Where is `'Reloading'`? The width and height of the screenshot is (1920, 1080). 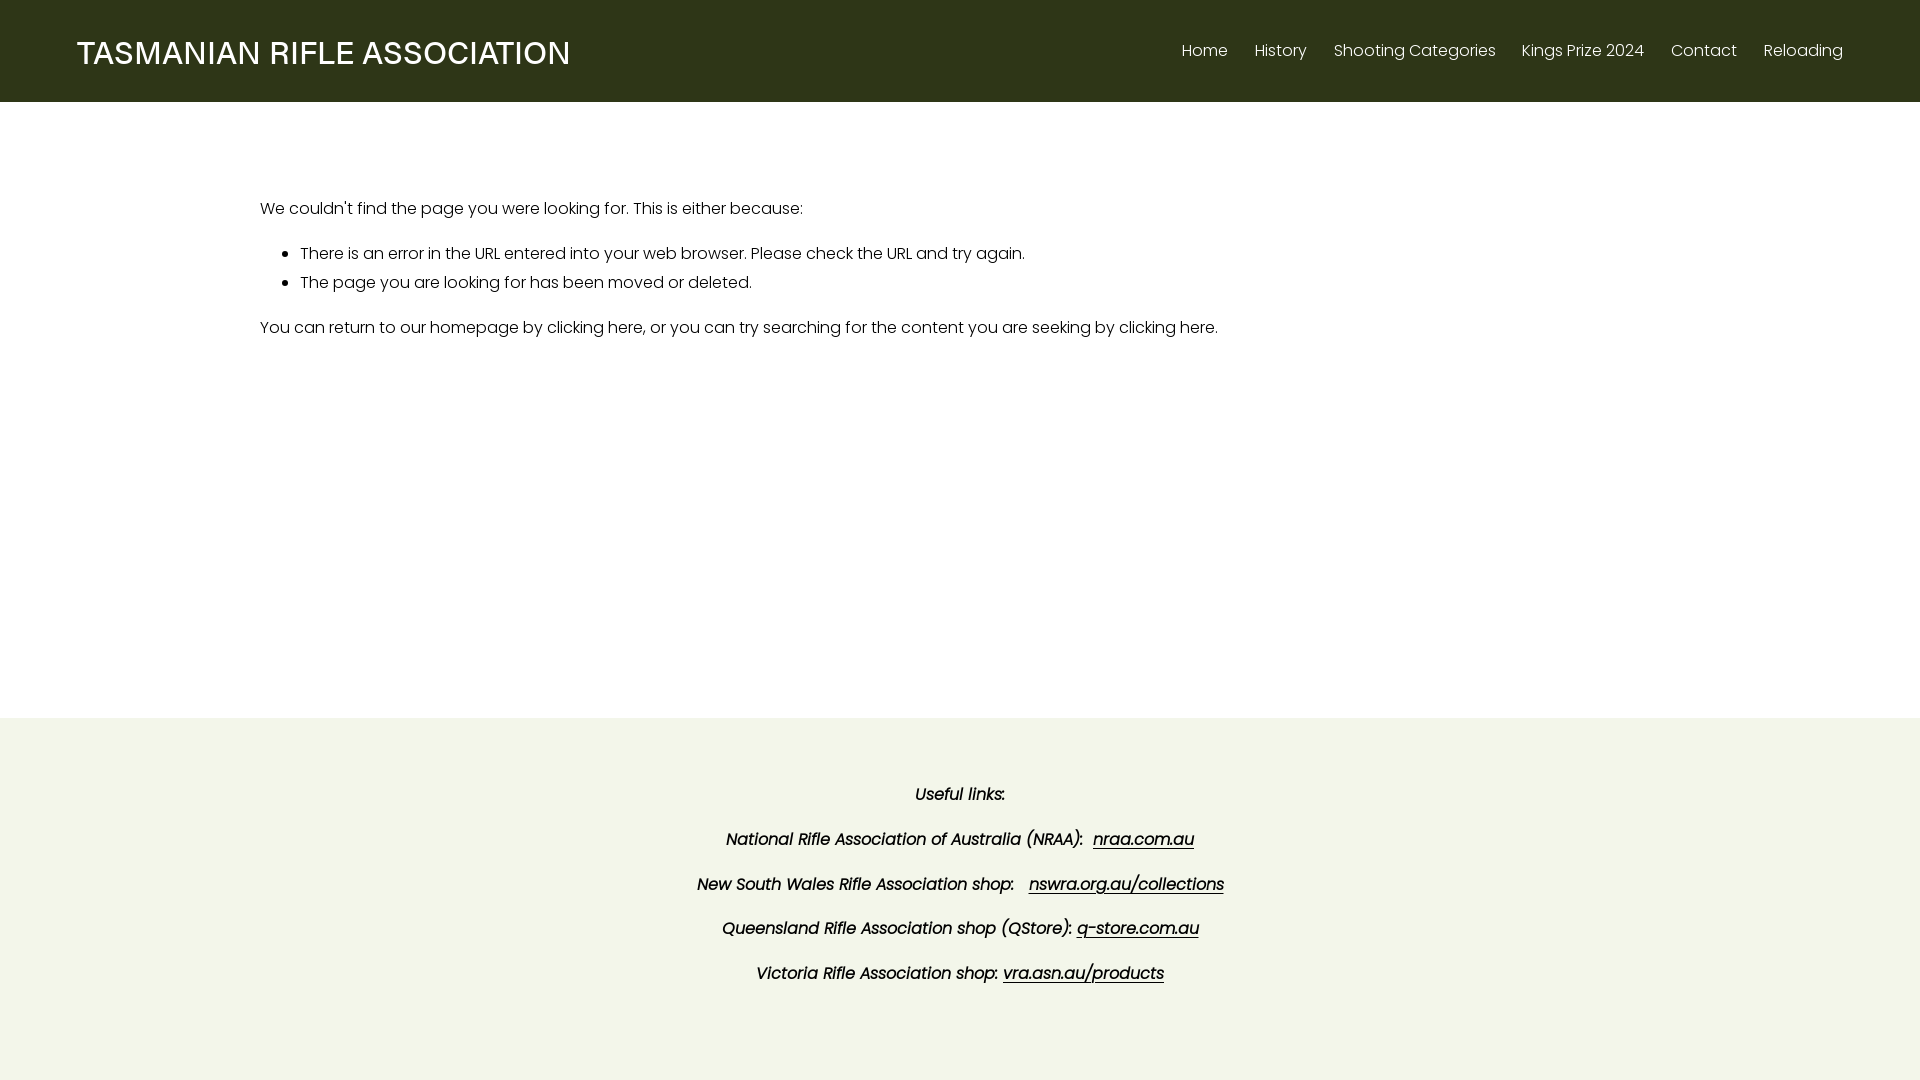 'Reloading' is located at coordinates (1763, 49).